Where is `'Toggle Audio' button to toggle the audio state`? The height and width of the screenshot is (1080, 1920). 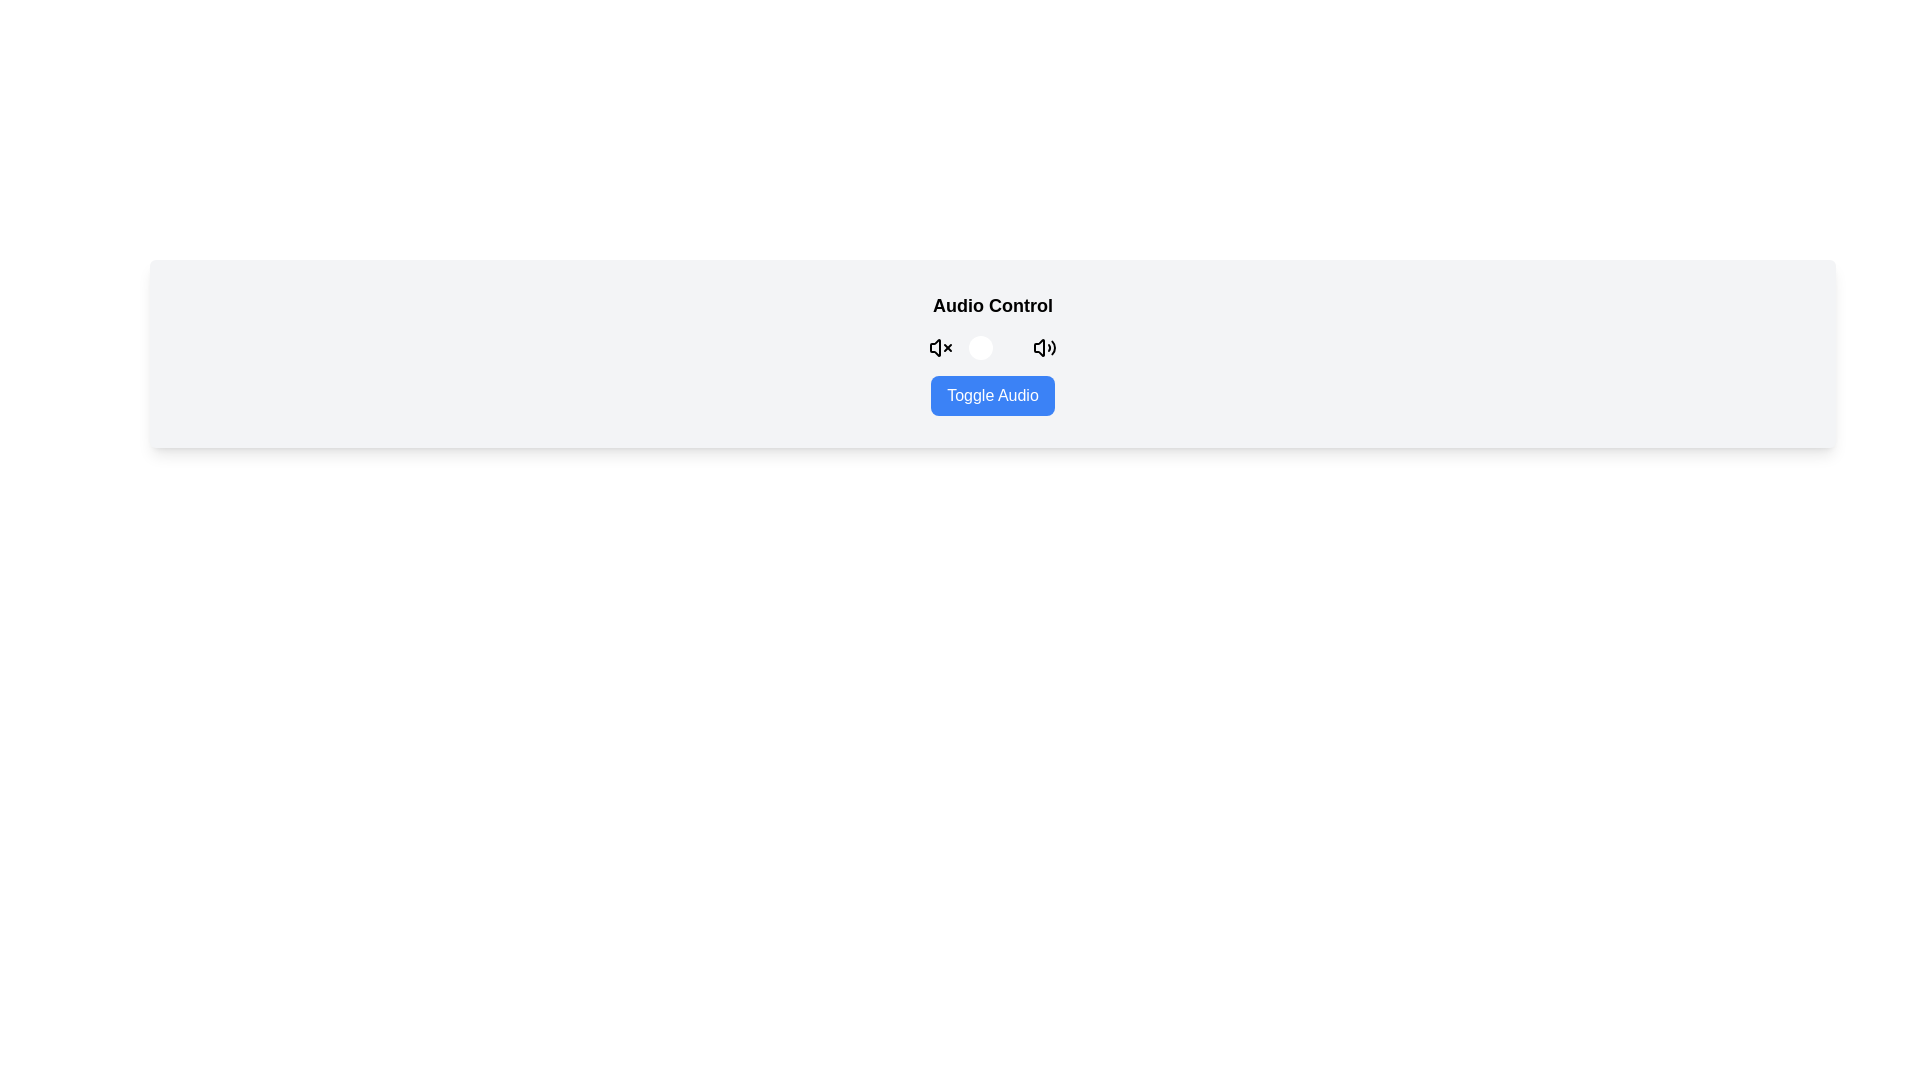 'Toggle Audio' button to toggle the audio state is located at coordinates (993, 396).